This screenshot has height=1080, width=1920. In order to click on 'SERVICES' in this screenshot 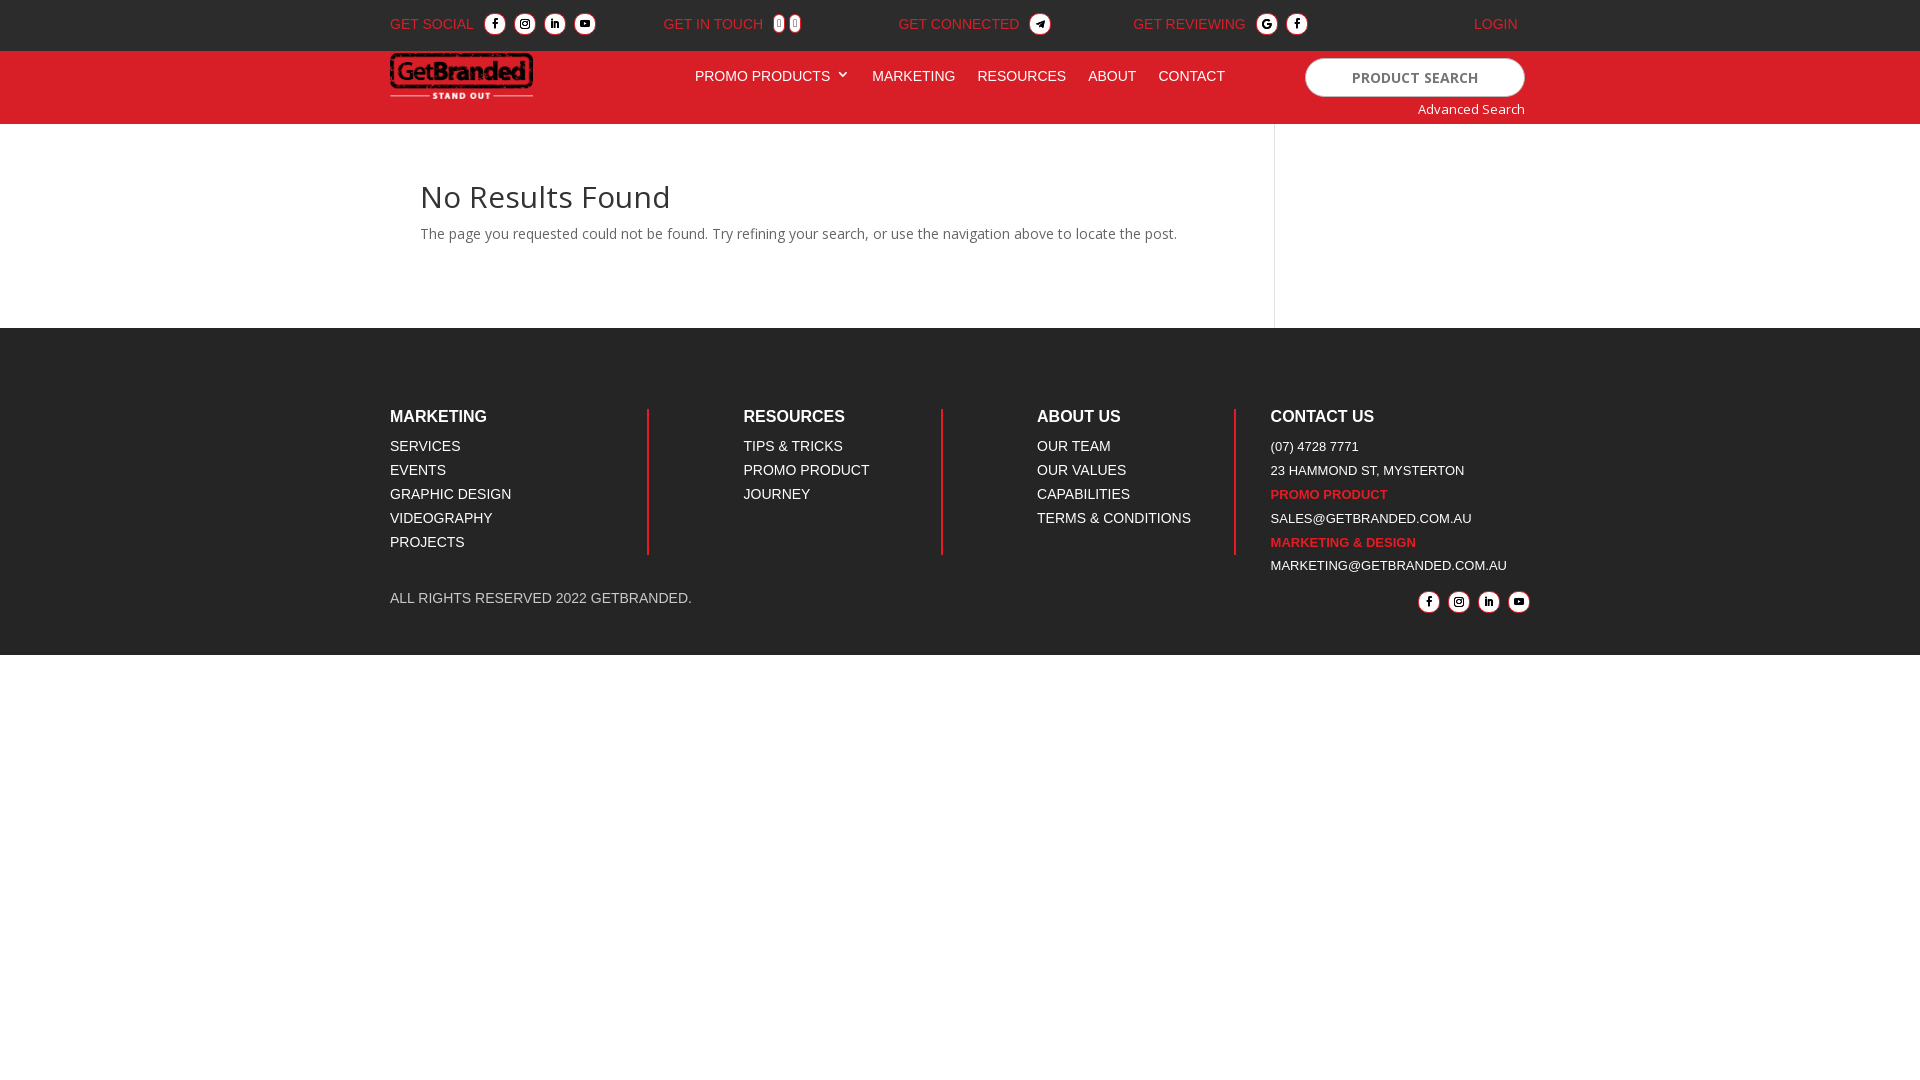, I will do `click(424, 445)`.